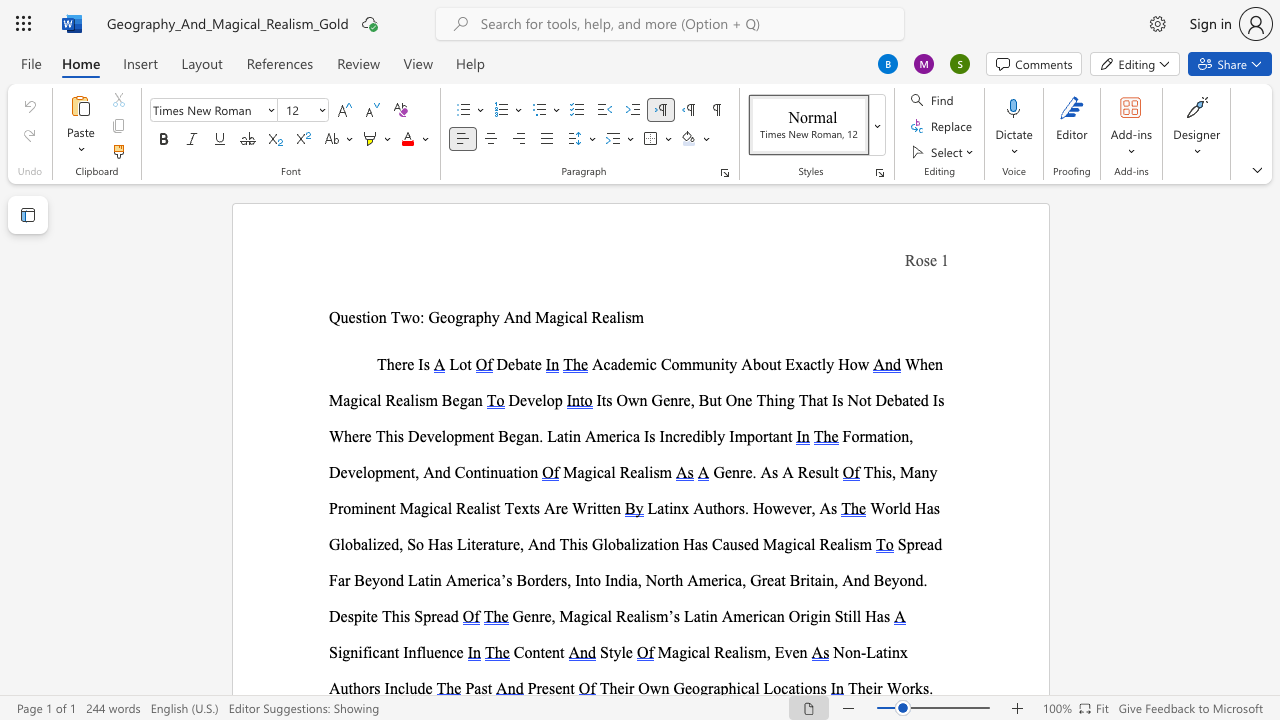  Describe the element at coordinates (666, 507) in the screenshot. I see `the 1th character "t" in the text` at that location.